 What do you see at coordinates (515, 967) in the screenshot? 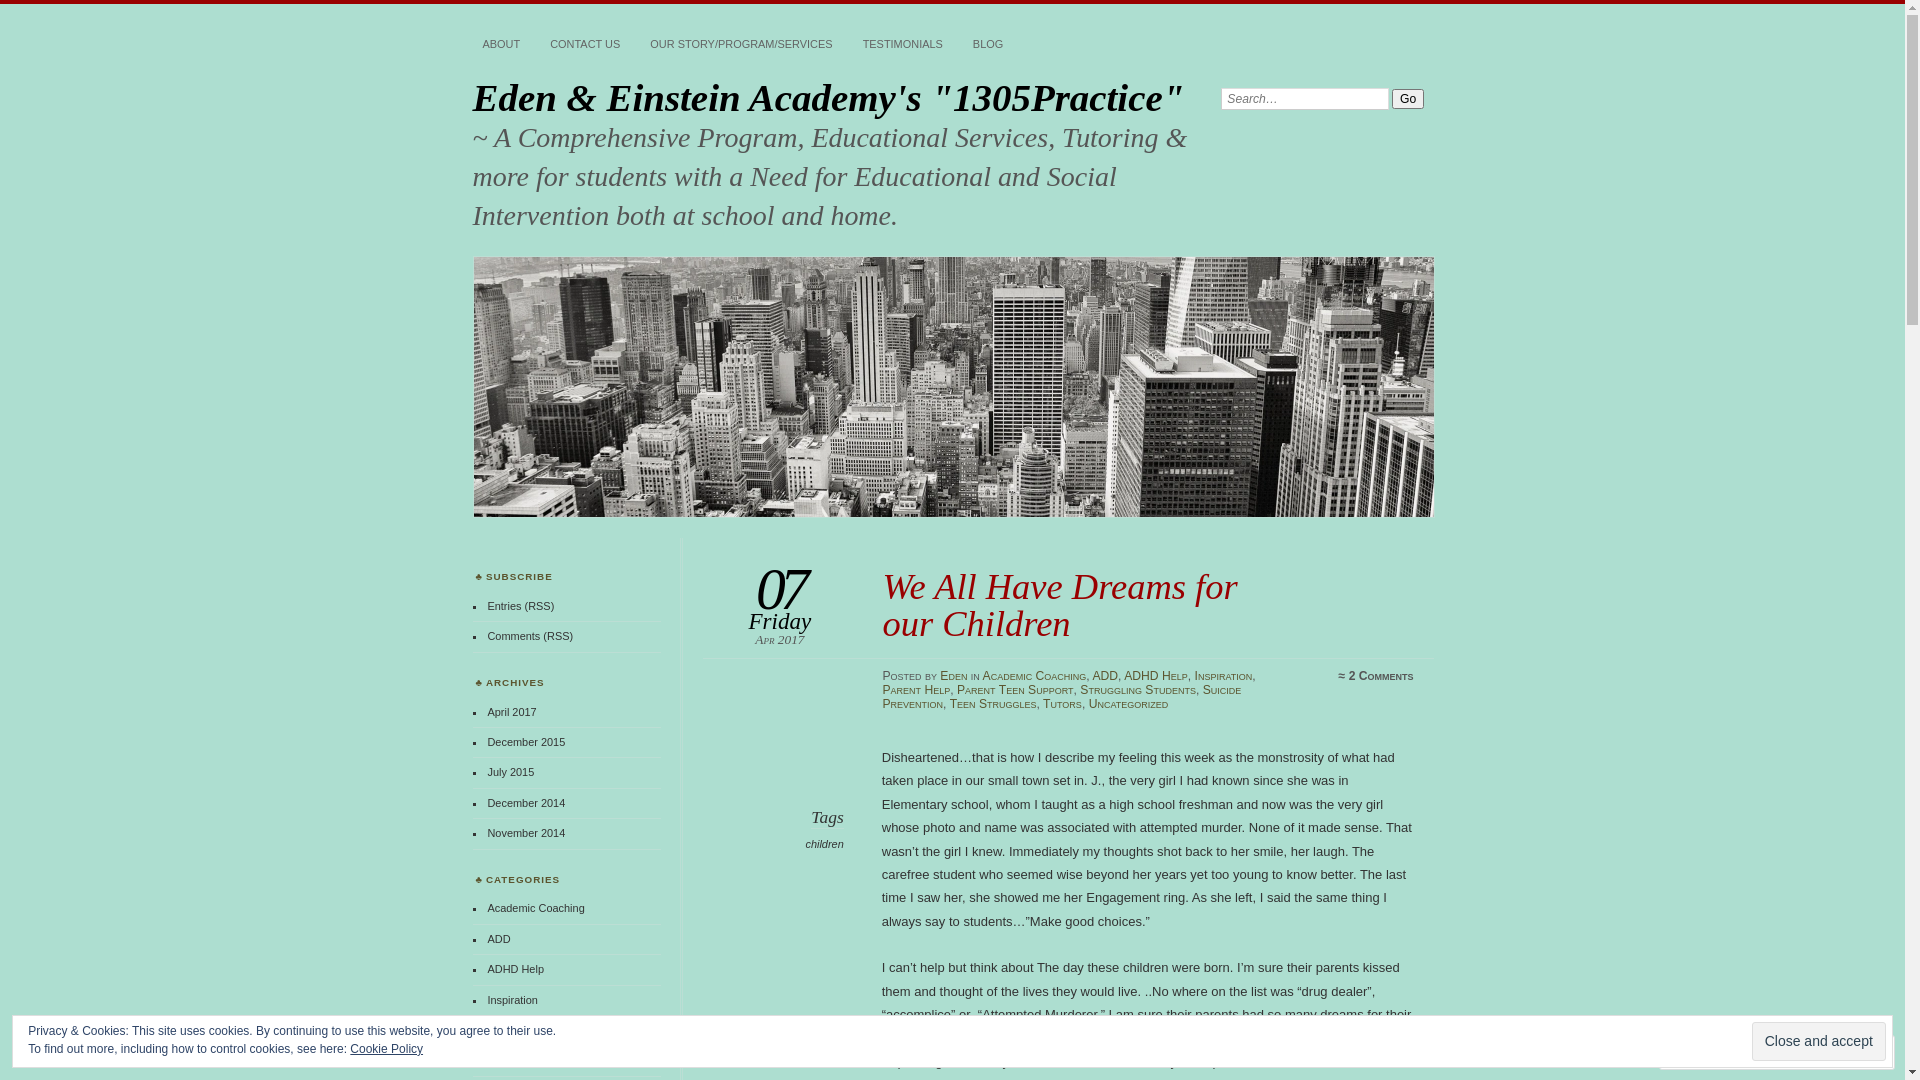
I see `'ADHD Help'` at bounding box center [515, 967].